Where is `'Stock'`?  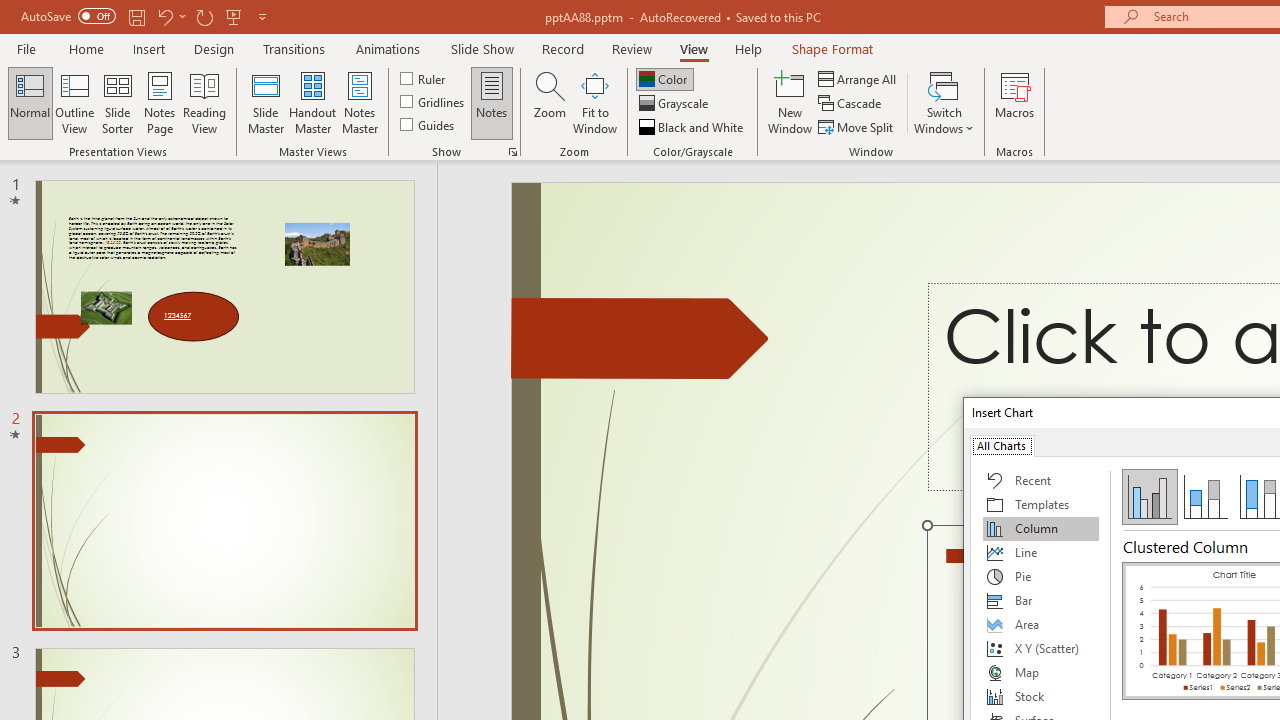 'Stock' is located at coordinates (1040, 695).